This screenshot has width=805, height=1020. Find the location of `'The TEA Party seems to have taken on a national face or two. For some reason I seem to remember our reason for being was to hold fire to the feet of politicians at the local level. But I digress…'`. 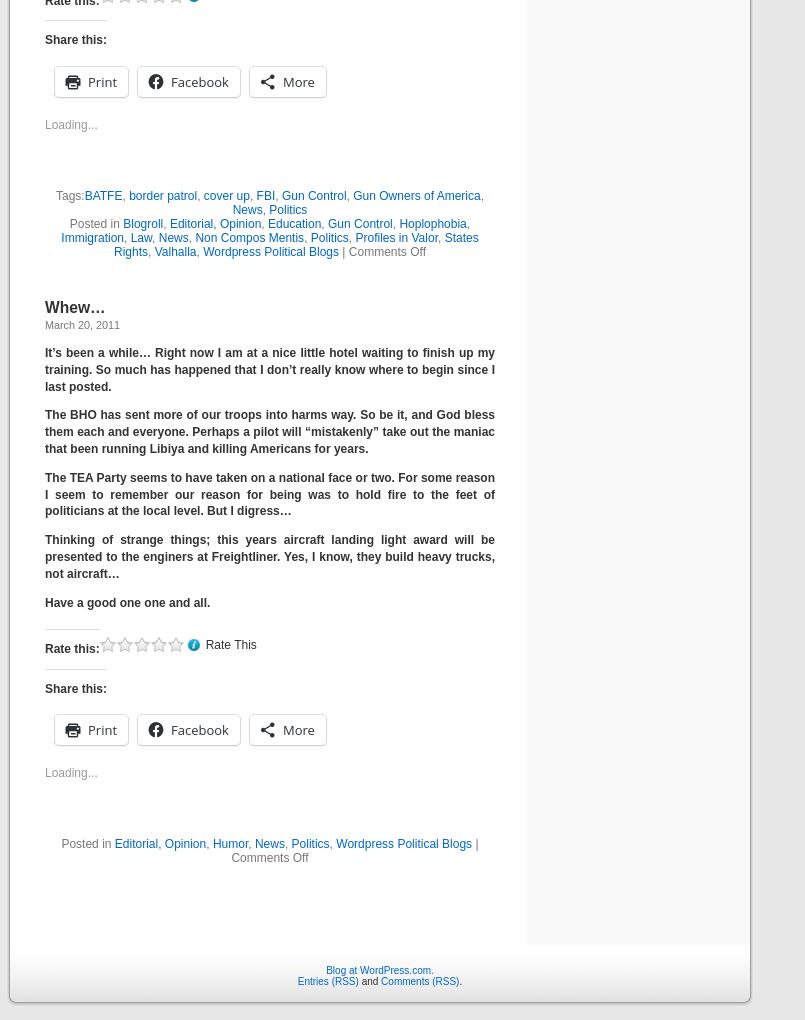

'The TEA Party seems to have taken on a national face or two. For some reason I seem to remember our reason for being was to hold fire to the feet of politicians at the local level. But I digress…' is located at coordinates (269, 493).